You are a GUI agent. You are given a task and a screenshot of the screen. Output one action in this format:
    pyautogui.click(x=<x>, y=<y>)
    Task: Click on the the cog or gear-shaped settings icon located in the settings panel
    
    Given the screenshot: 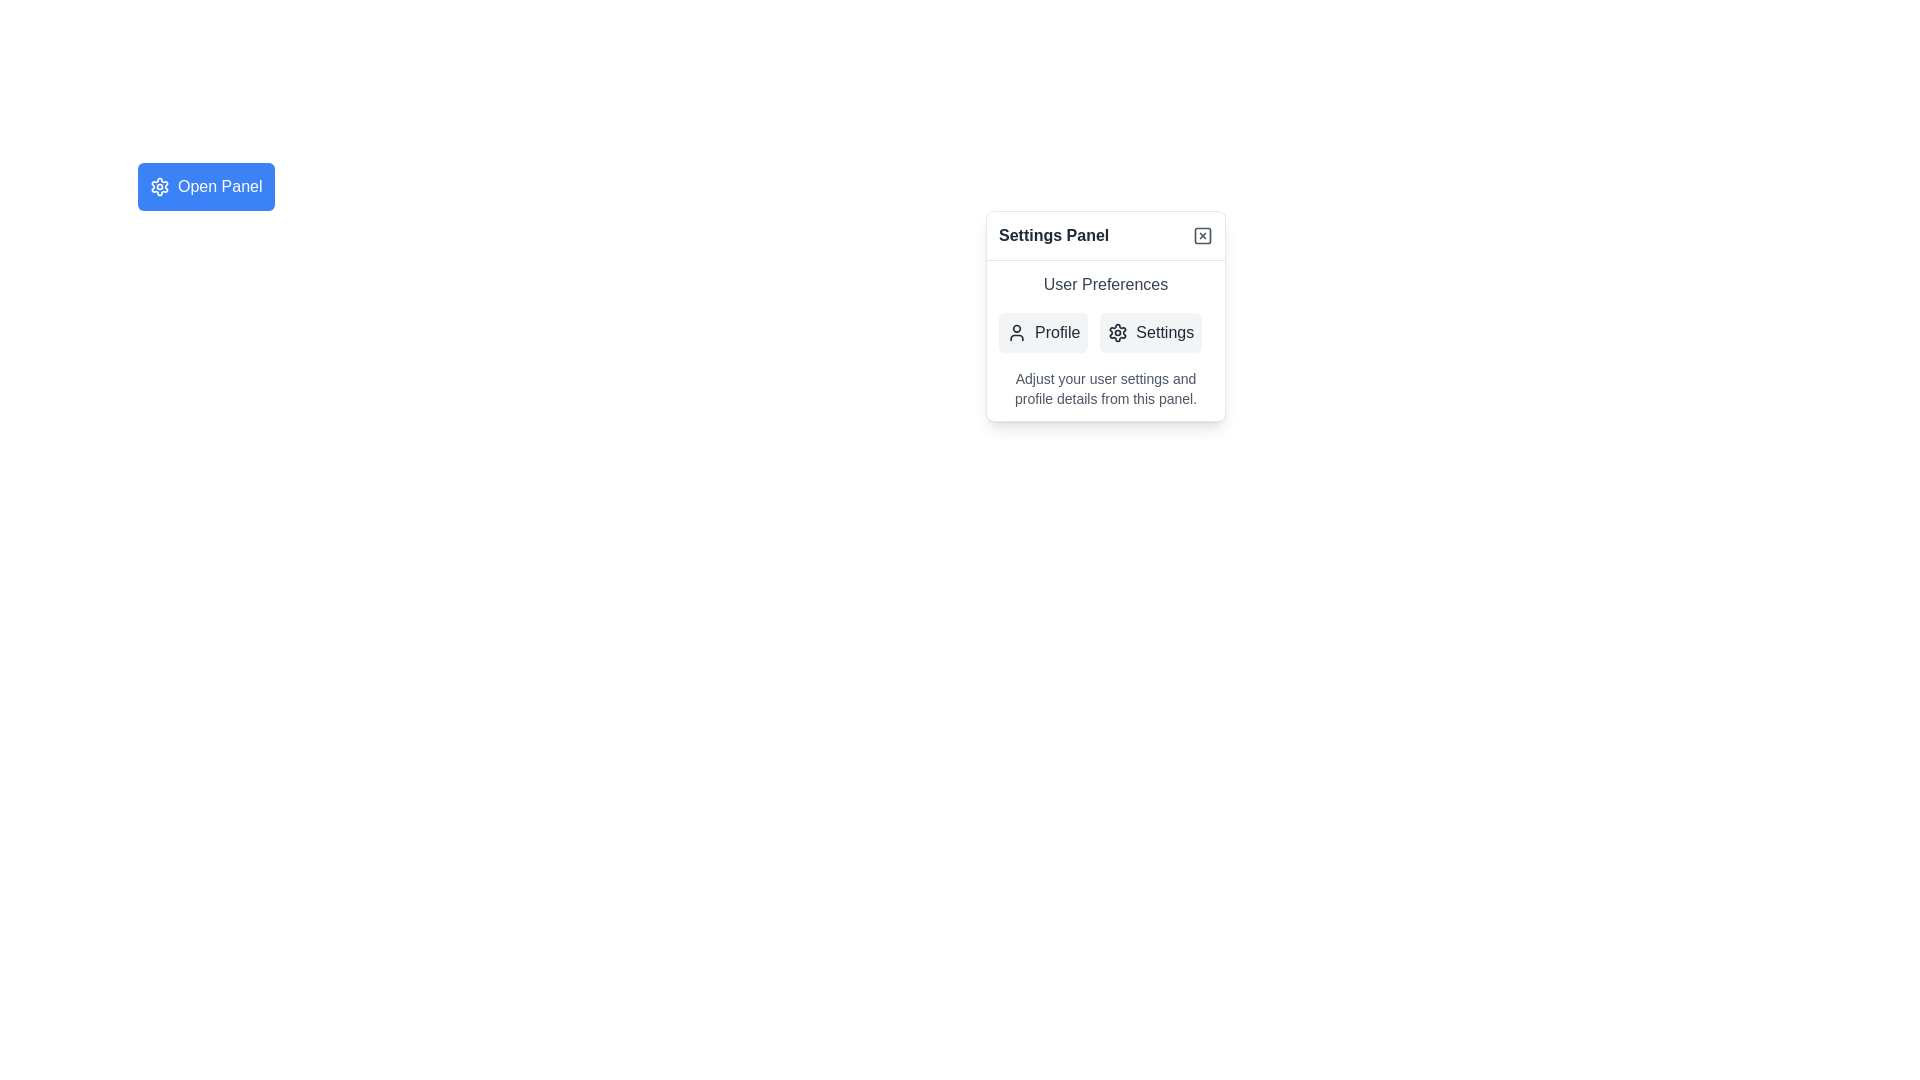 What is the action you would take?
    pyautogui.click(x=1117, y=331)
    